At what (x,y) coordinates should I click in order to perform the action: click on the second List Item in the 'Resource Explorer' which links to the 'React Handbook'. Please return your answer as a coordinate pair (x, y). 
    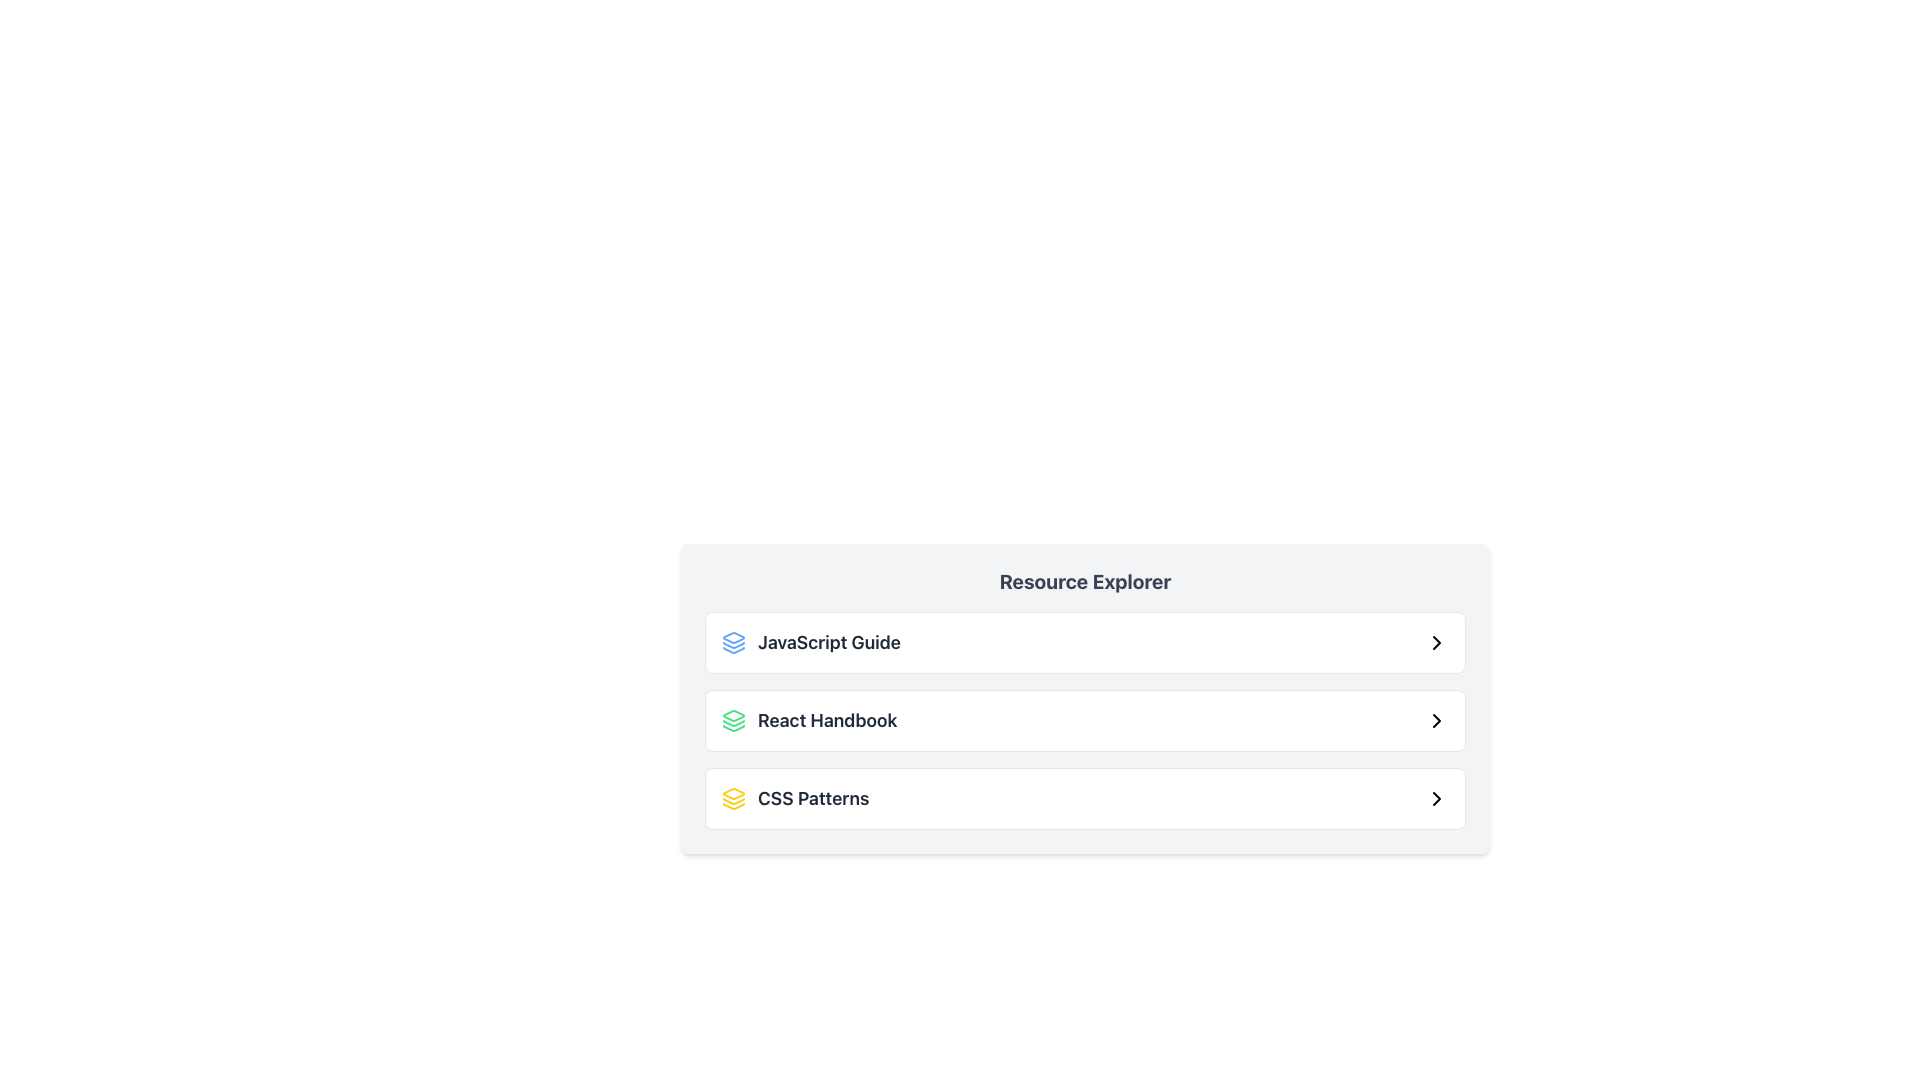
    Looking at the image, I should click on (1084, 721).